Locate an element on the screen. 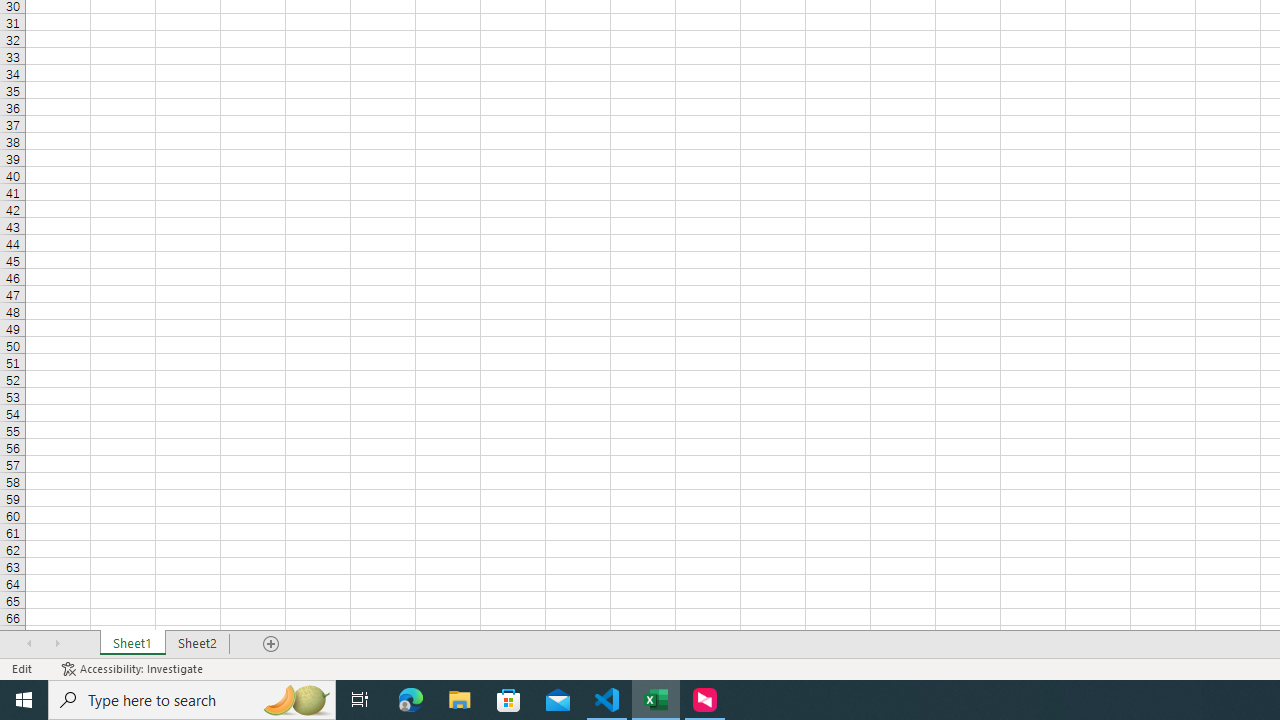 The image size is (1280, 720). 'Sheet2' is located at coordinates (197, 644).